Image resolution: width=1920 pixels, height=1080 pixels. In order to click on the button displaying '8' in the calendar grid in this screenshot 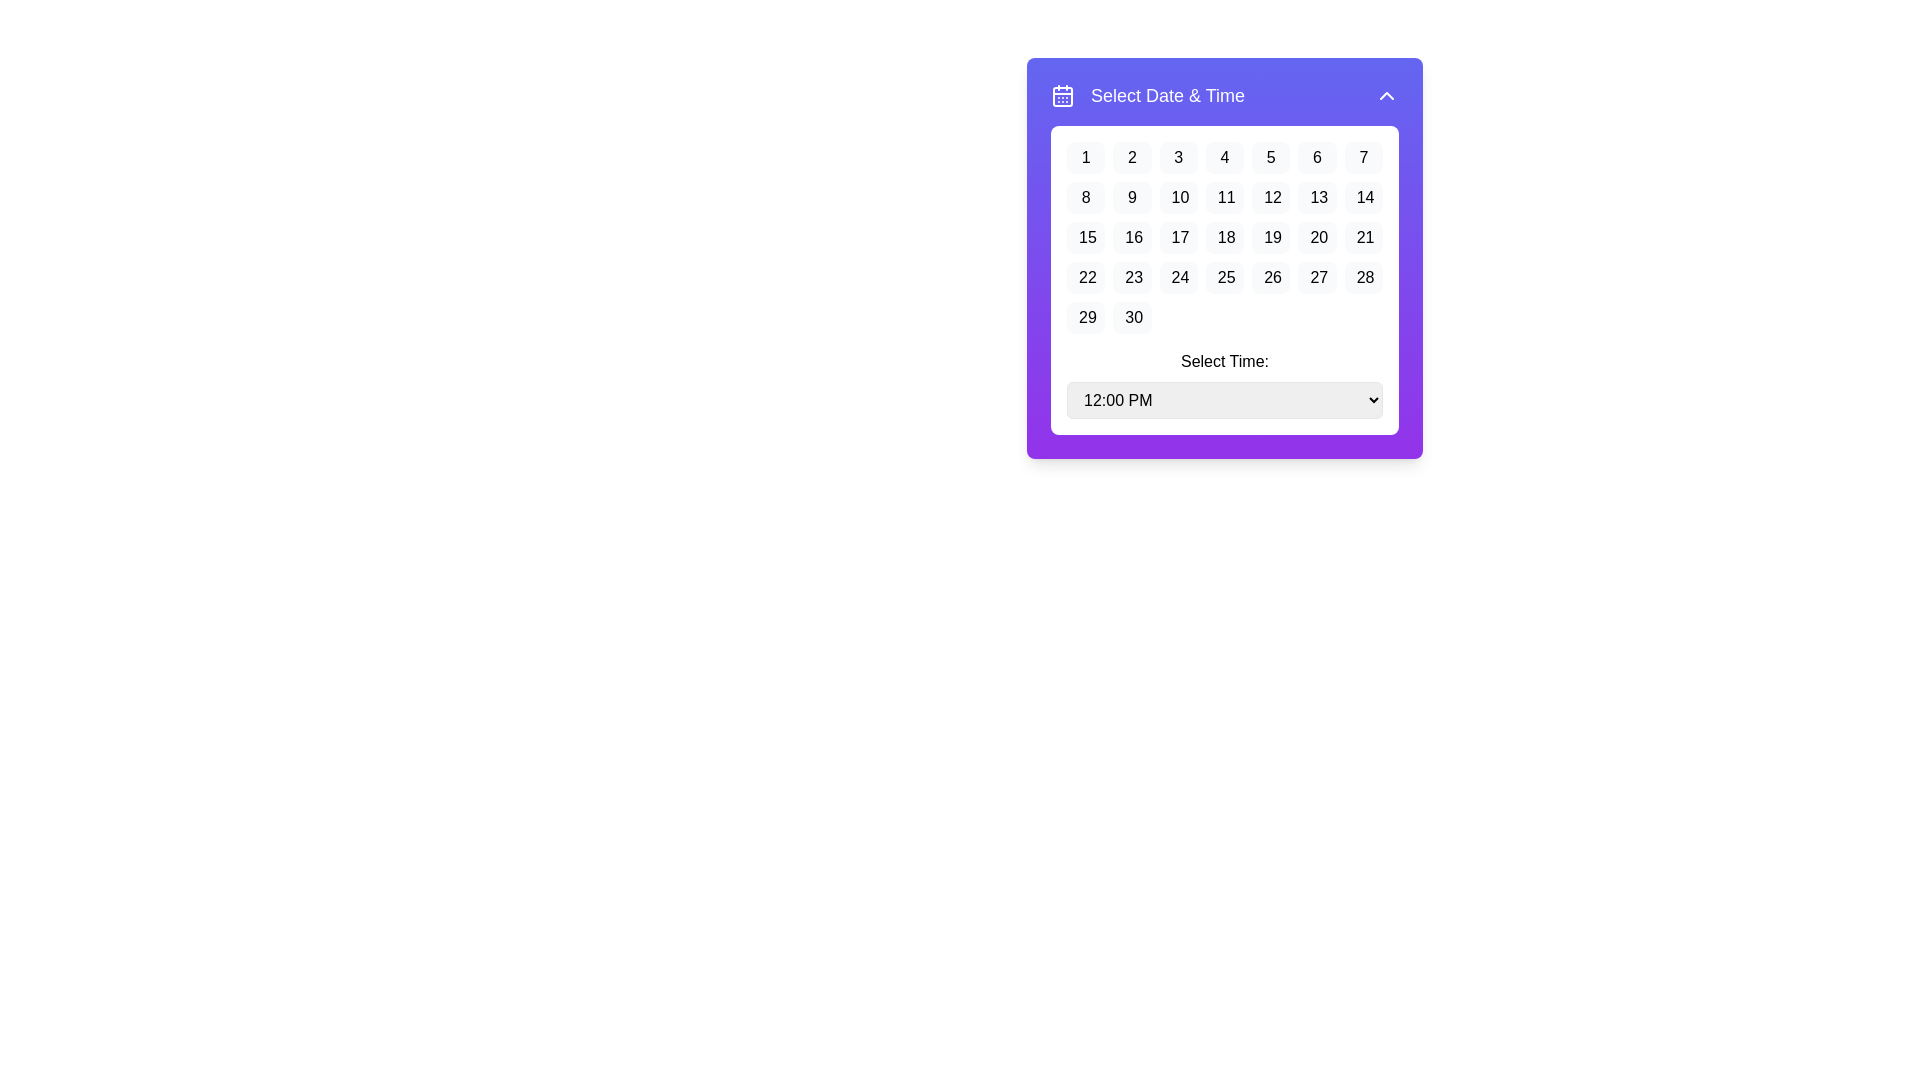, I will do `click(1085, 197)`.